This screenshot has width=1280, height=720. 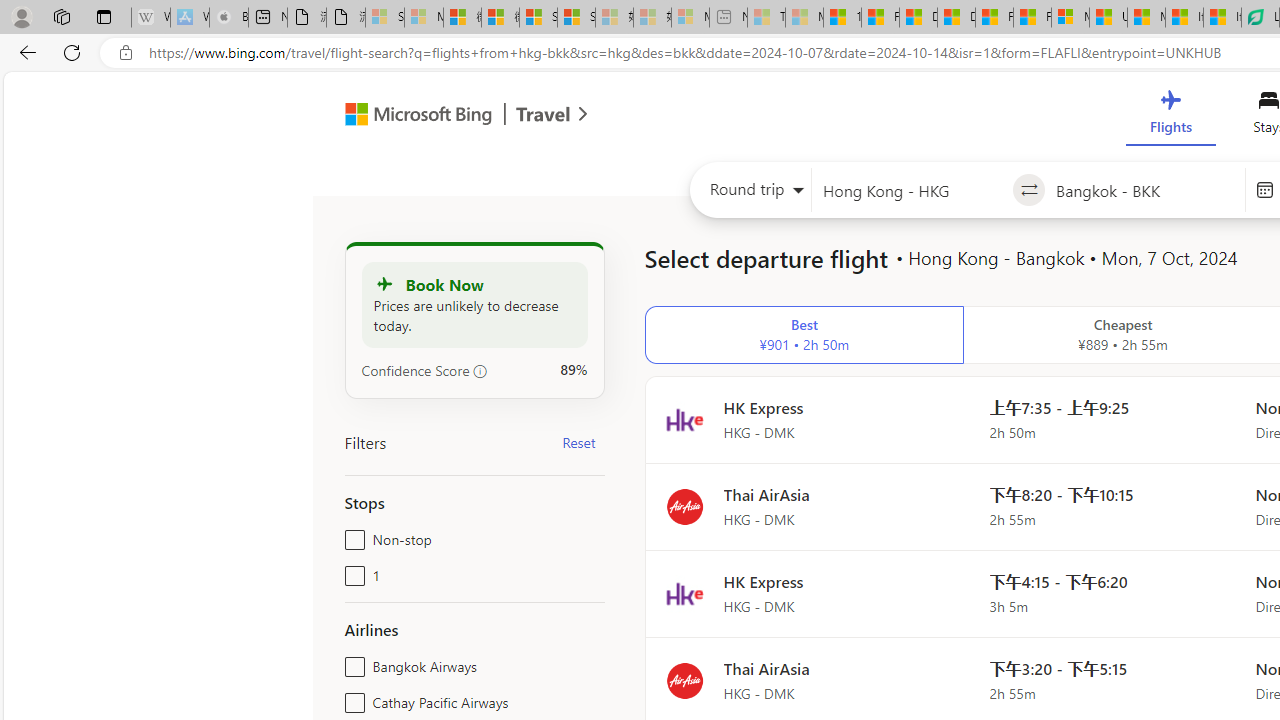 I want to click on 'Select trip type', so click(x=750, y=194).